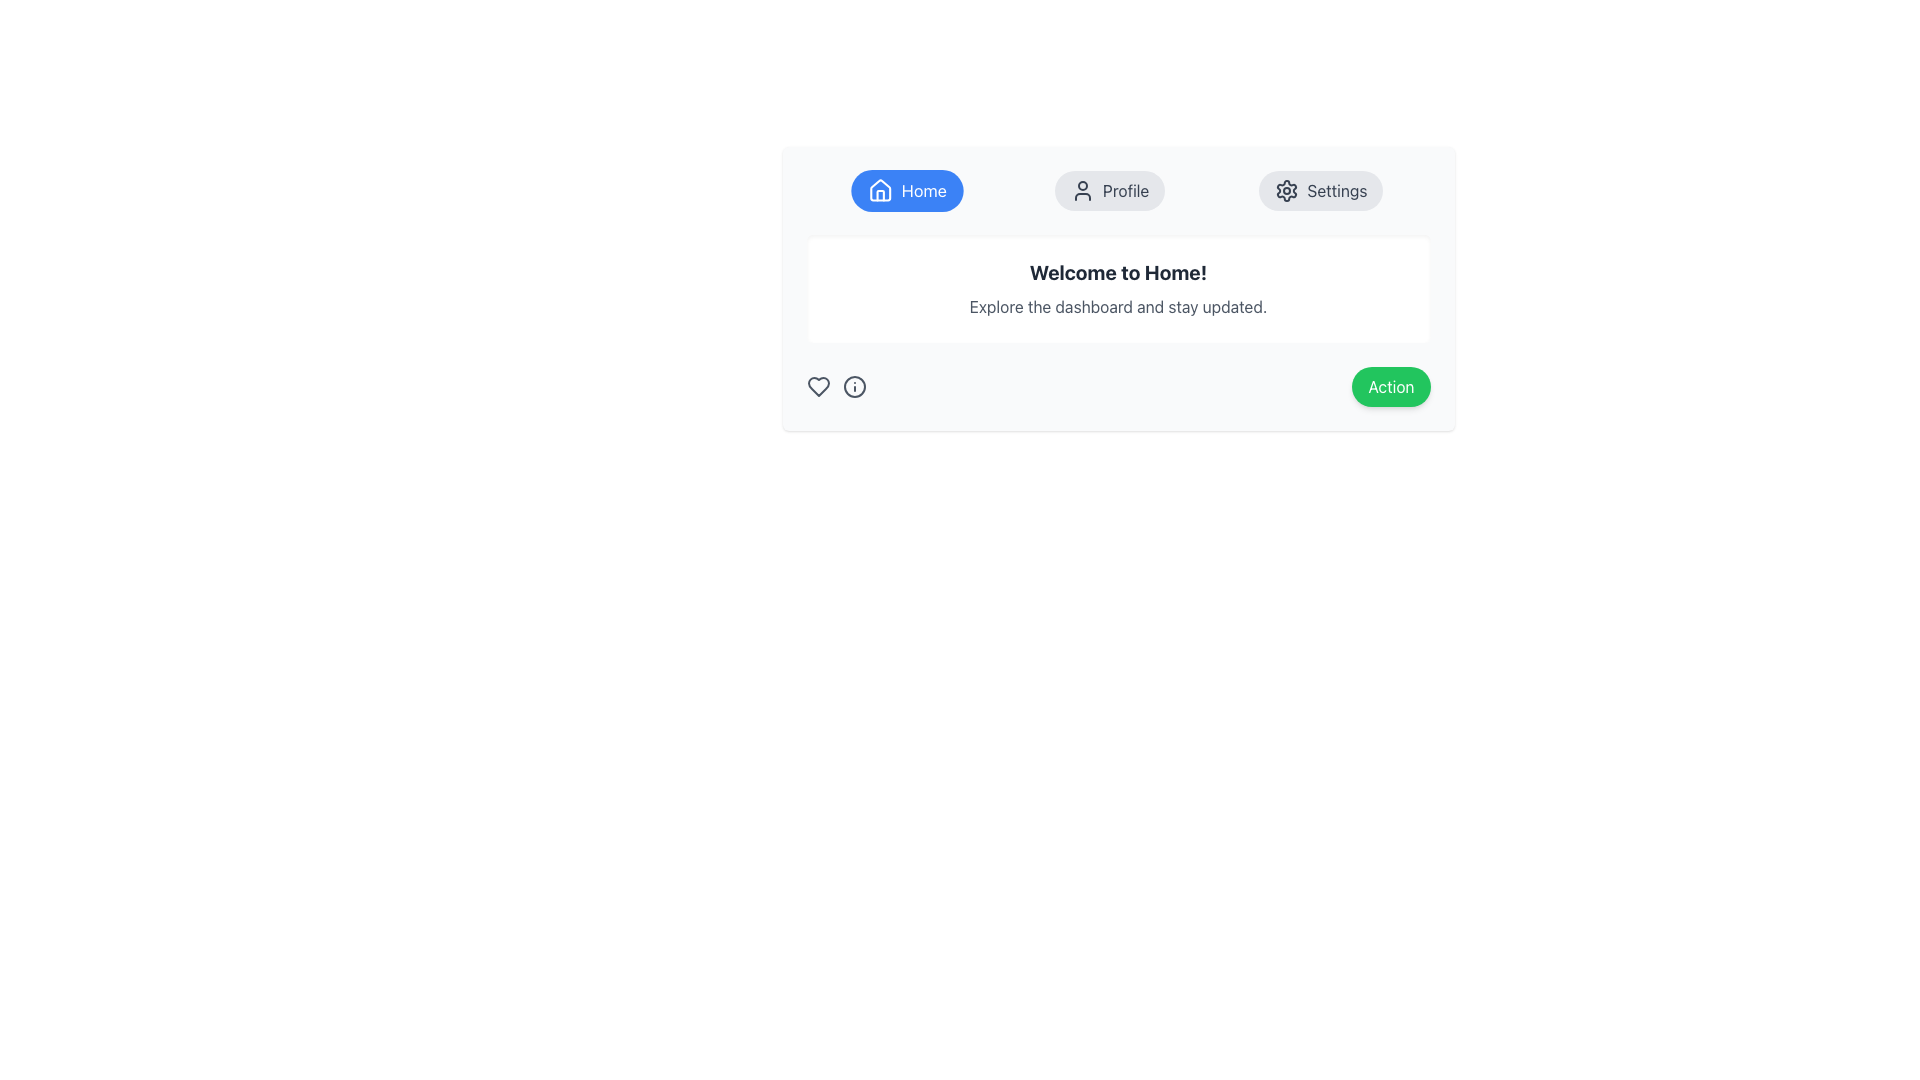 Image resolution: width=1920 pixels, height=1080 pixels. Describe the element at coordinates (906, 191) in the screenshot. I see `the rounded blue button labeled 'Home' with a house icon` at that location.